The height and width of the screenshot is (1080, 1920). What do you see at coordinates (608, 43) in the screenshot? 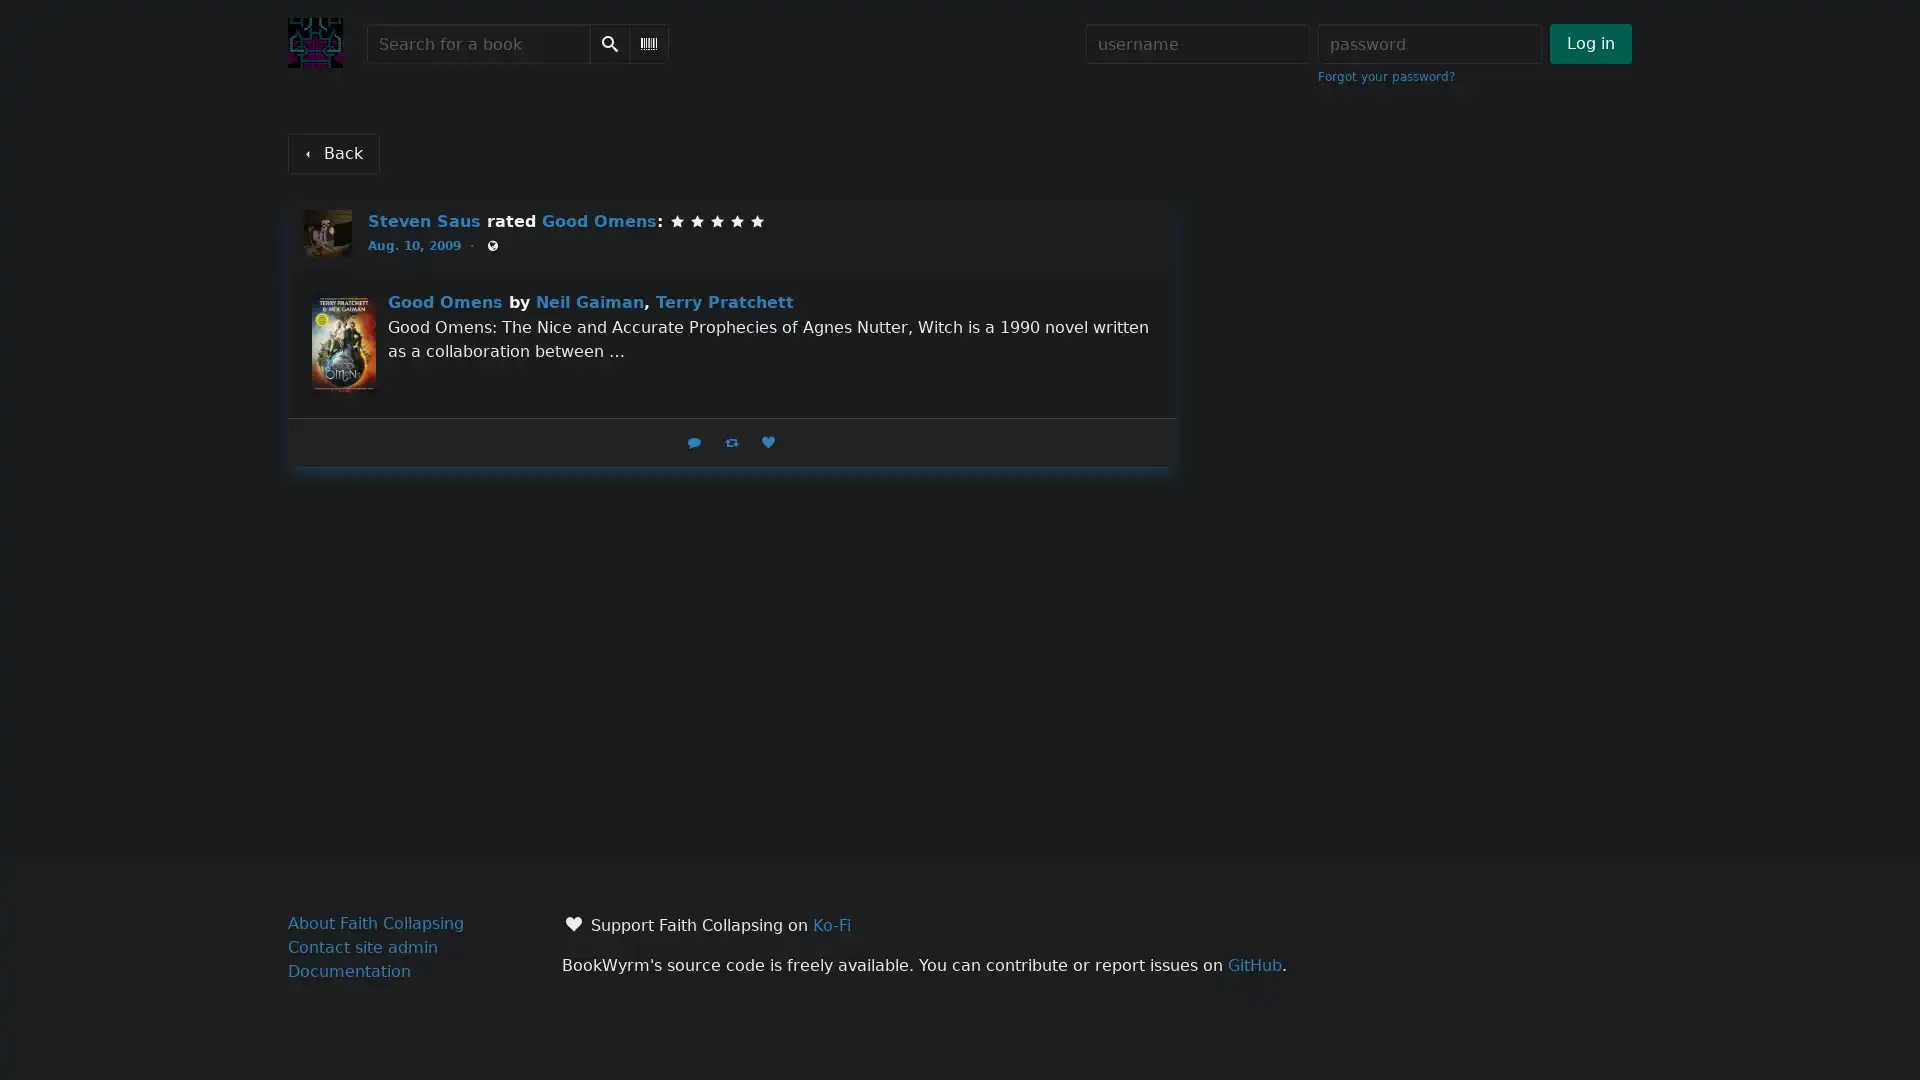
I see `Search` at bounding box center [608, 43].